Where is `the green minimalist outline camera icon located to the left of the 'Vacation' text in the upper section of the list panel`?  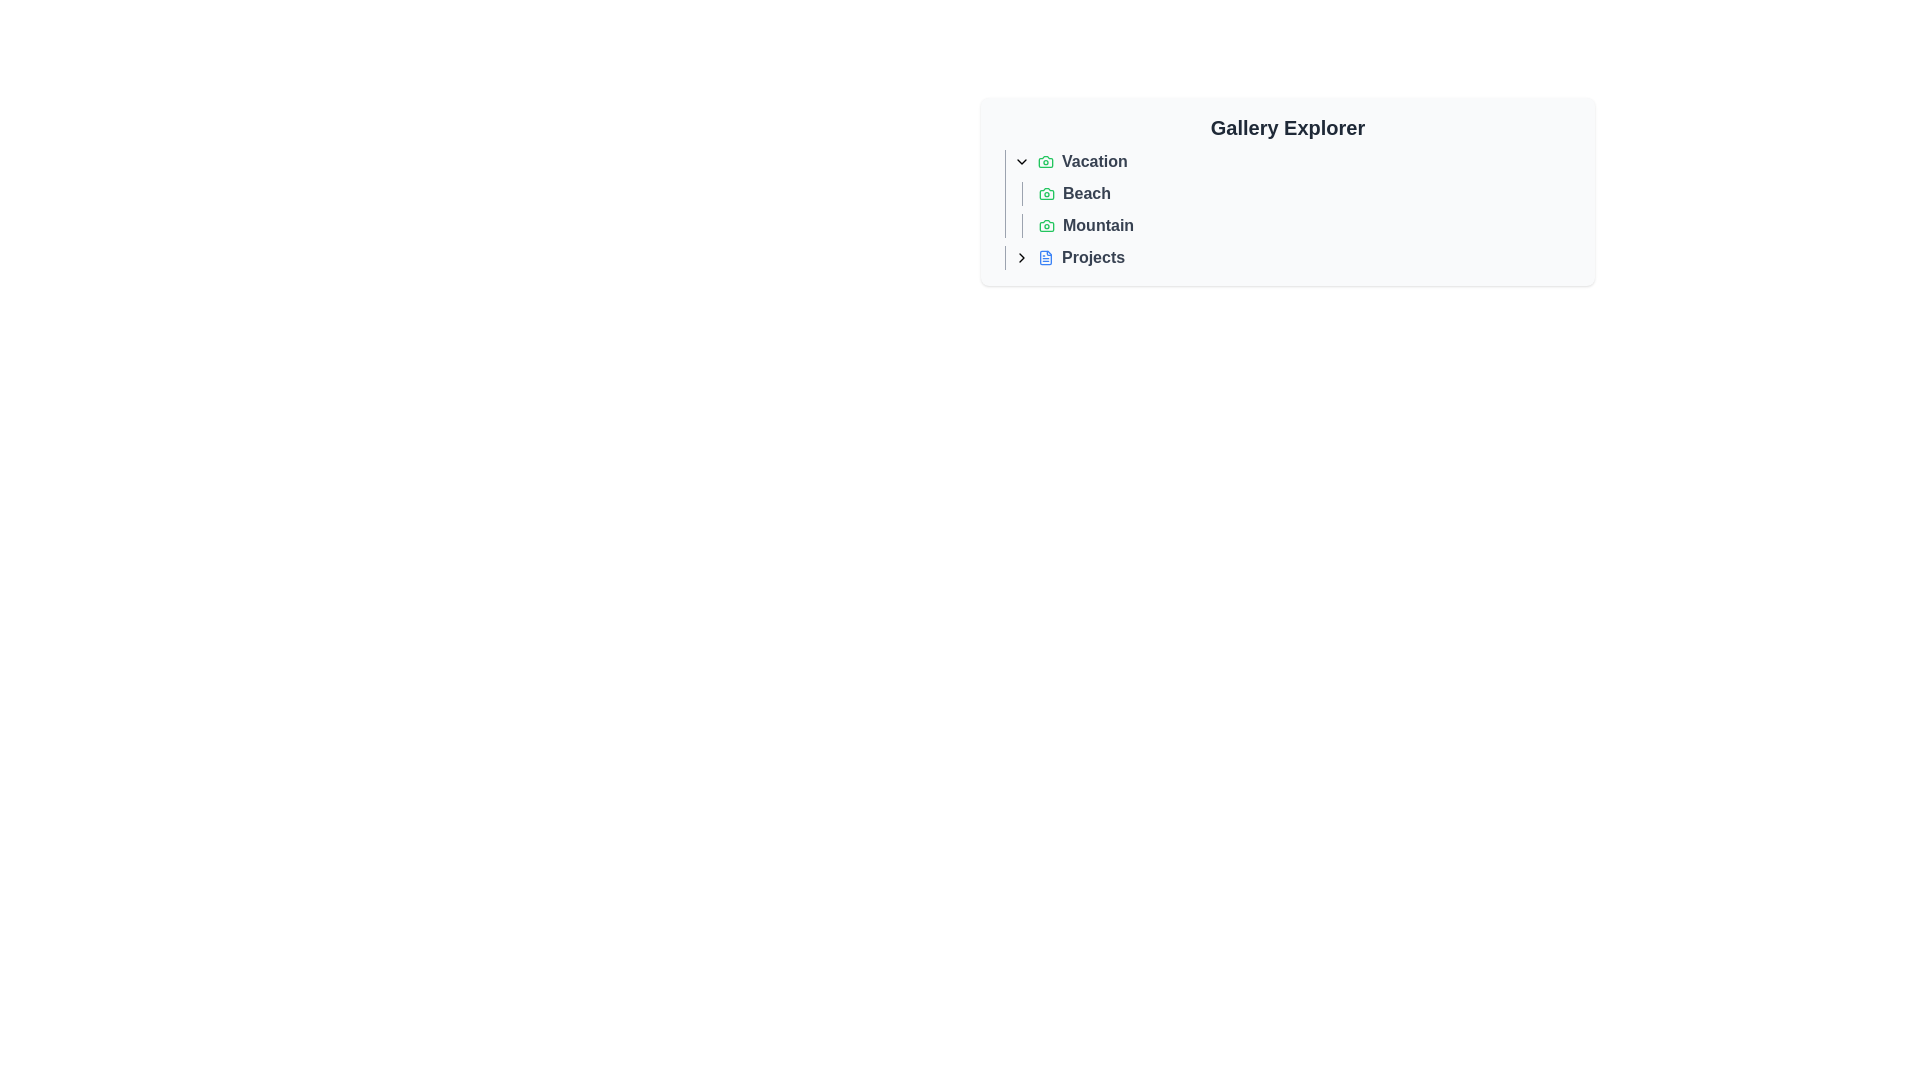 the green minimalist outline camera icon located to the left of the 'Vacation' text in the upper section of the list panel is located at coordinates (1045, 161).